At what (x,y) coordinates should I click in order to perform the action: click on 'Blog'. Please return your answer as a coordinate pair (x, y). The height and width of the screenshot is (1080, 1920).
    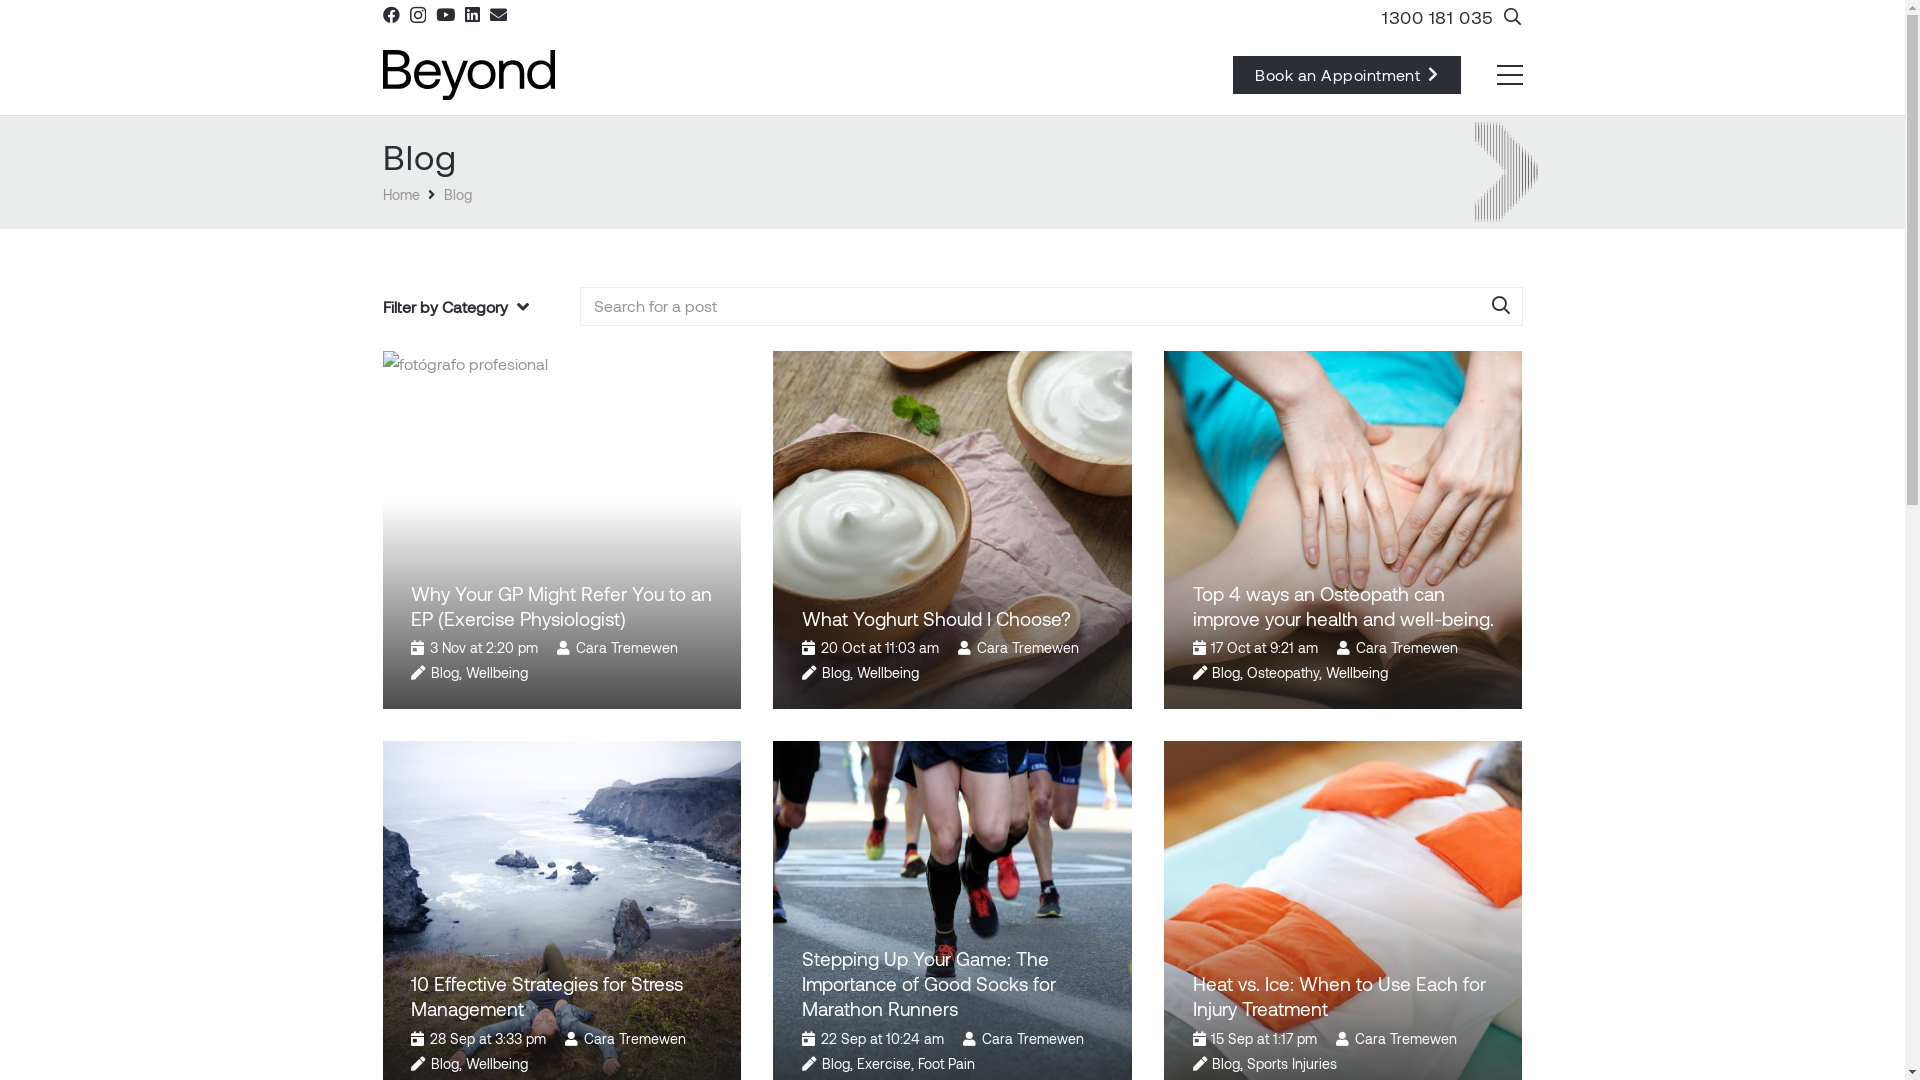
    Looking at the image, I should click on (1224, 1062).